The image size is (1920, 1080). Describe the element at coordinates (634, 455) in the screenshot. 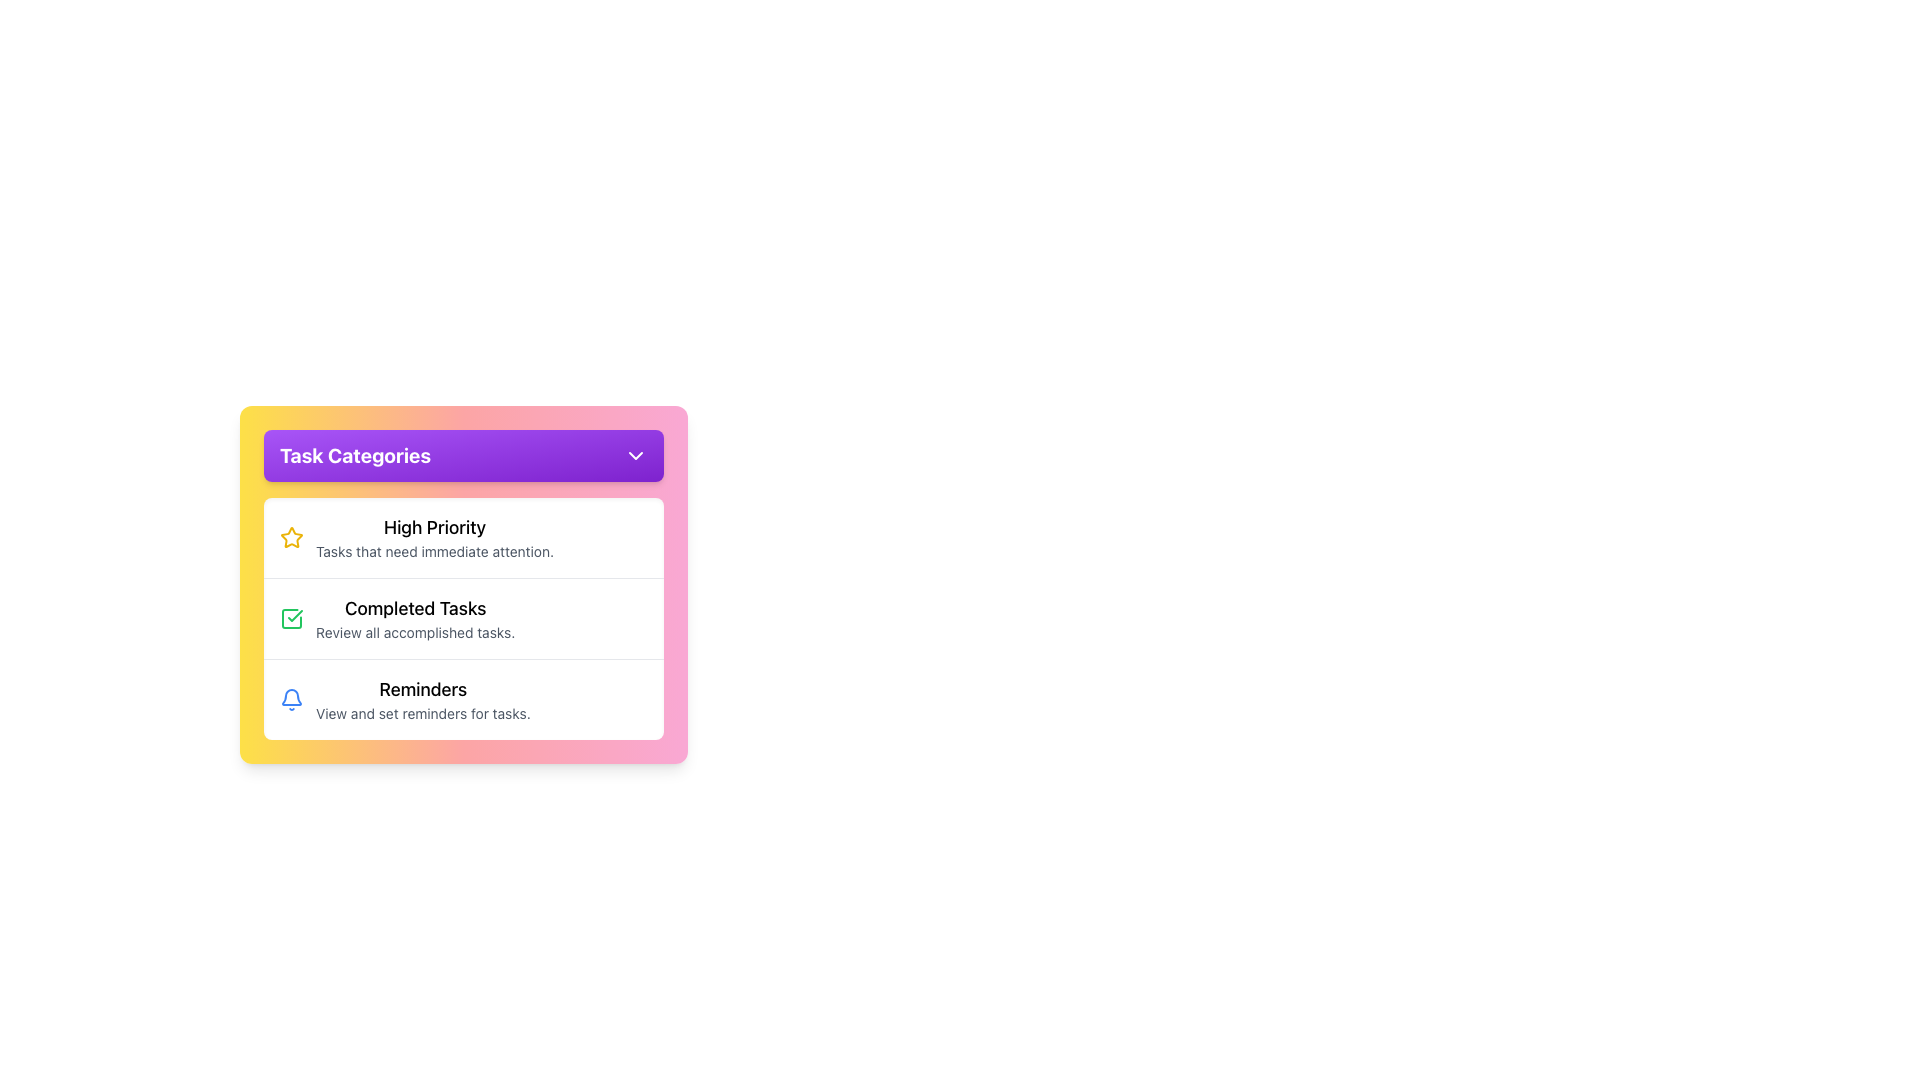

I see `the collapsible icon located next to the 'Task Categories' text` at that location.